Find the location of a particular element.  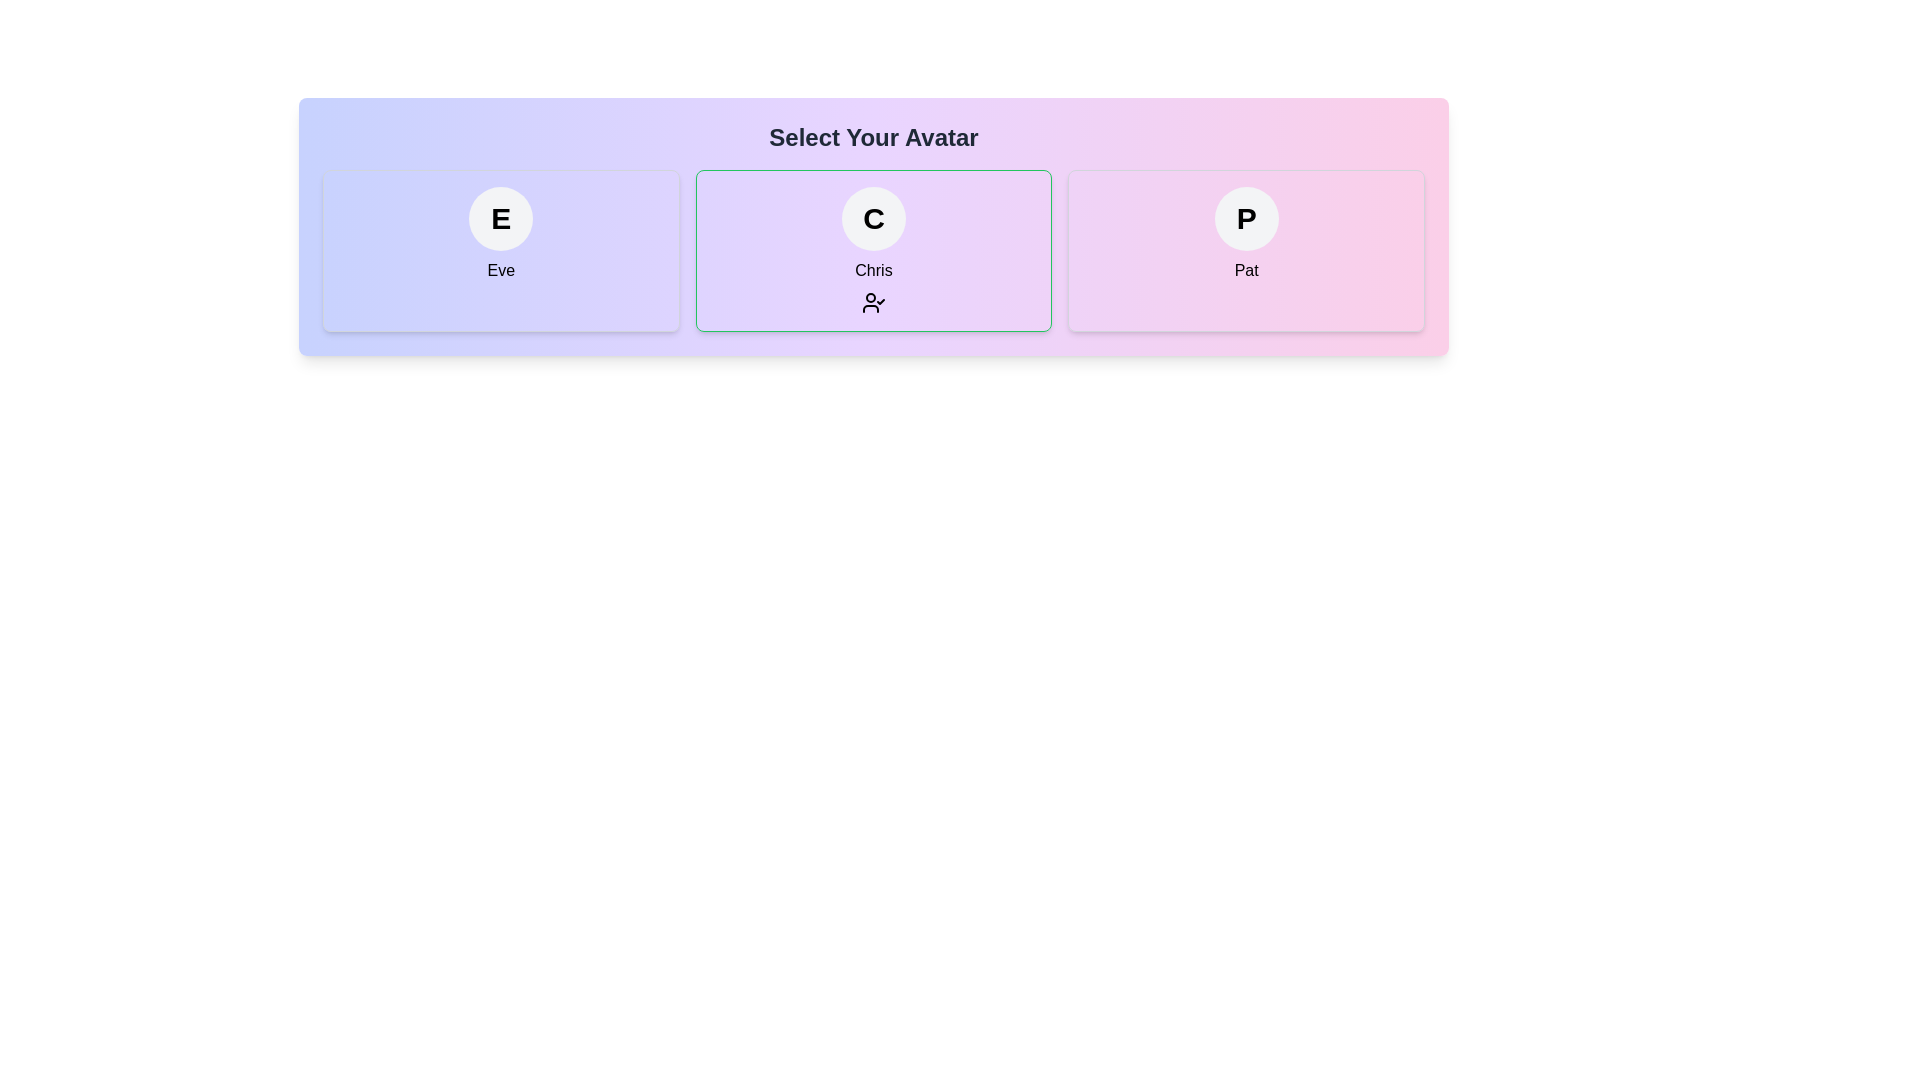

the avatar named Pat is located at coordinates (1245, 249).